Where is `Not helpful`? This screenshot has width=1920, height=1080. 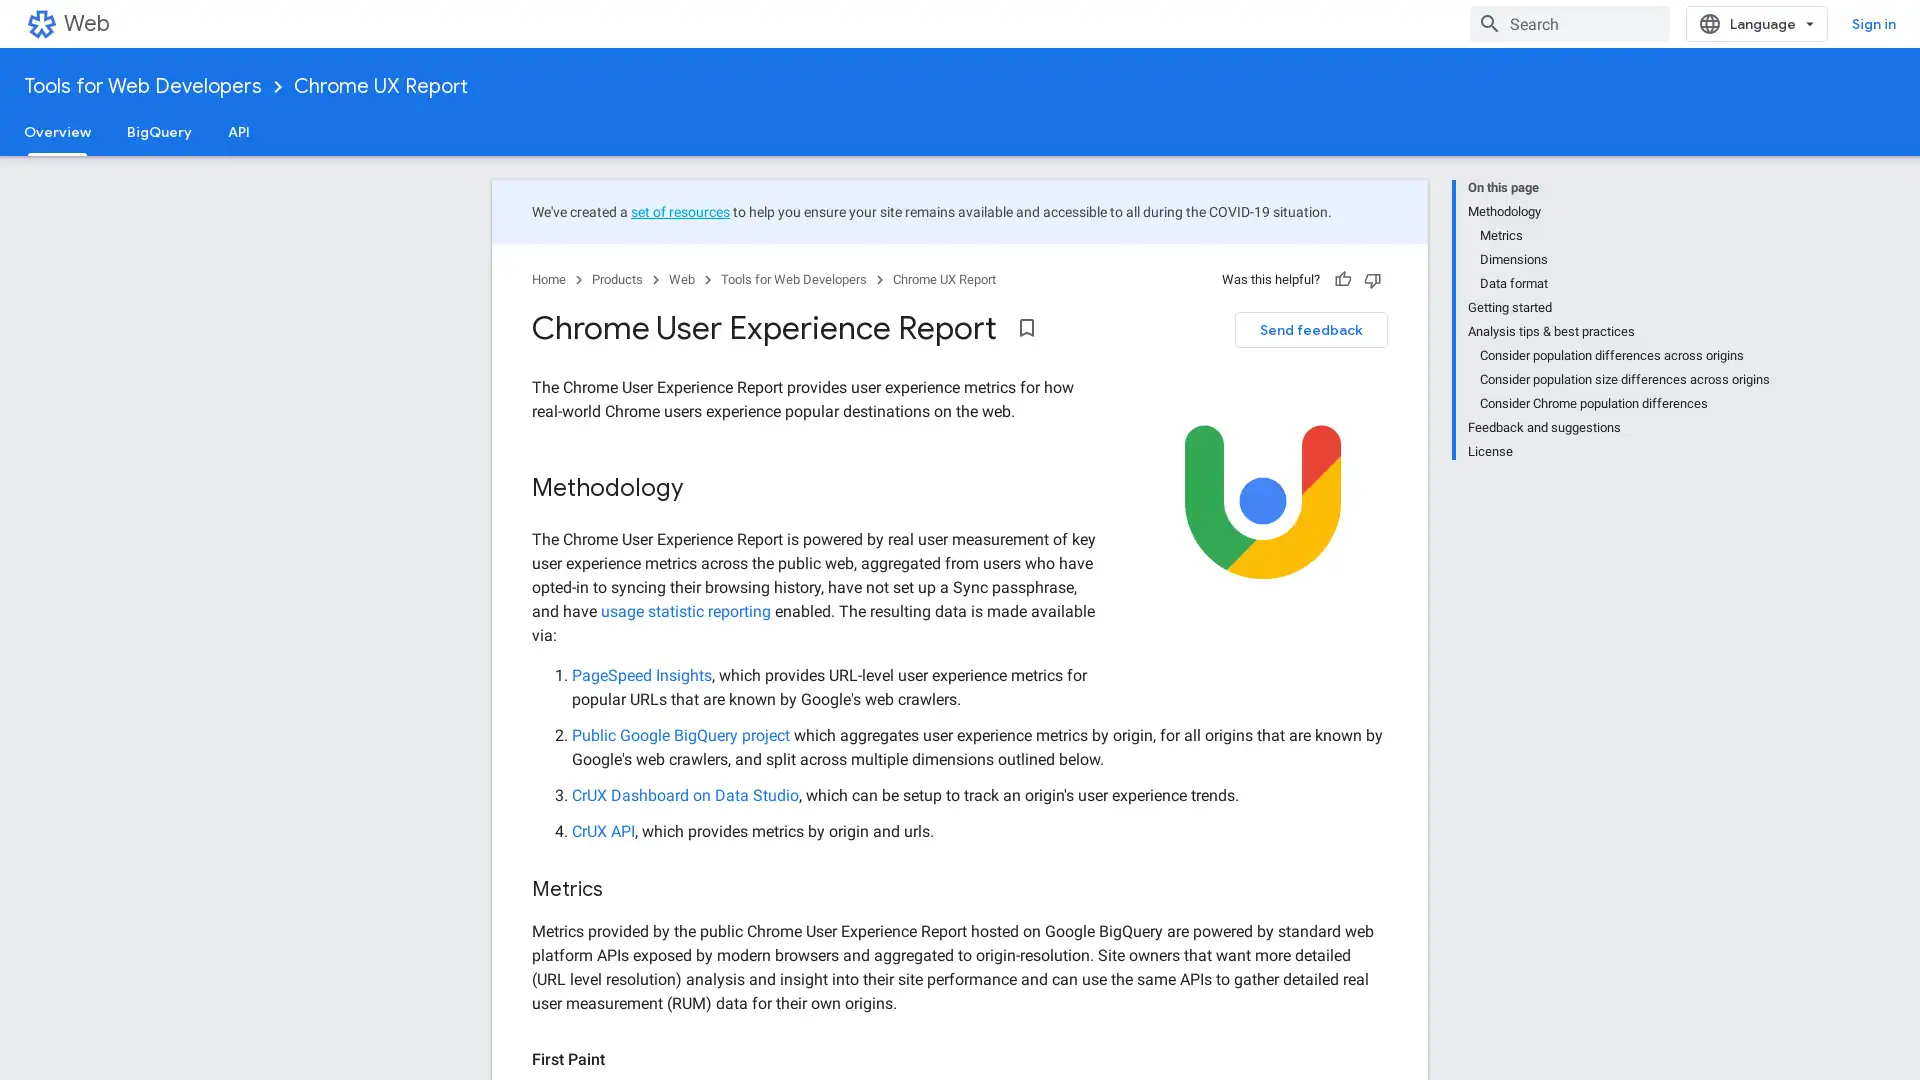
Not helpful is located at coordinates (1371, 280).